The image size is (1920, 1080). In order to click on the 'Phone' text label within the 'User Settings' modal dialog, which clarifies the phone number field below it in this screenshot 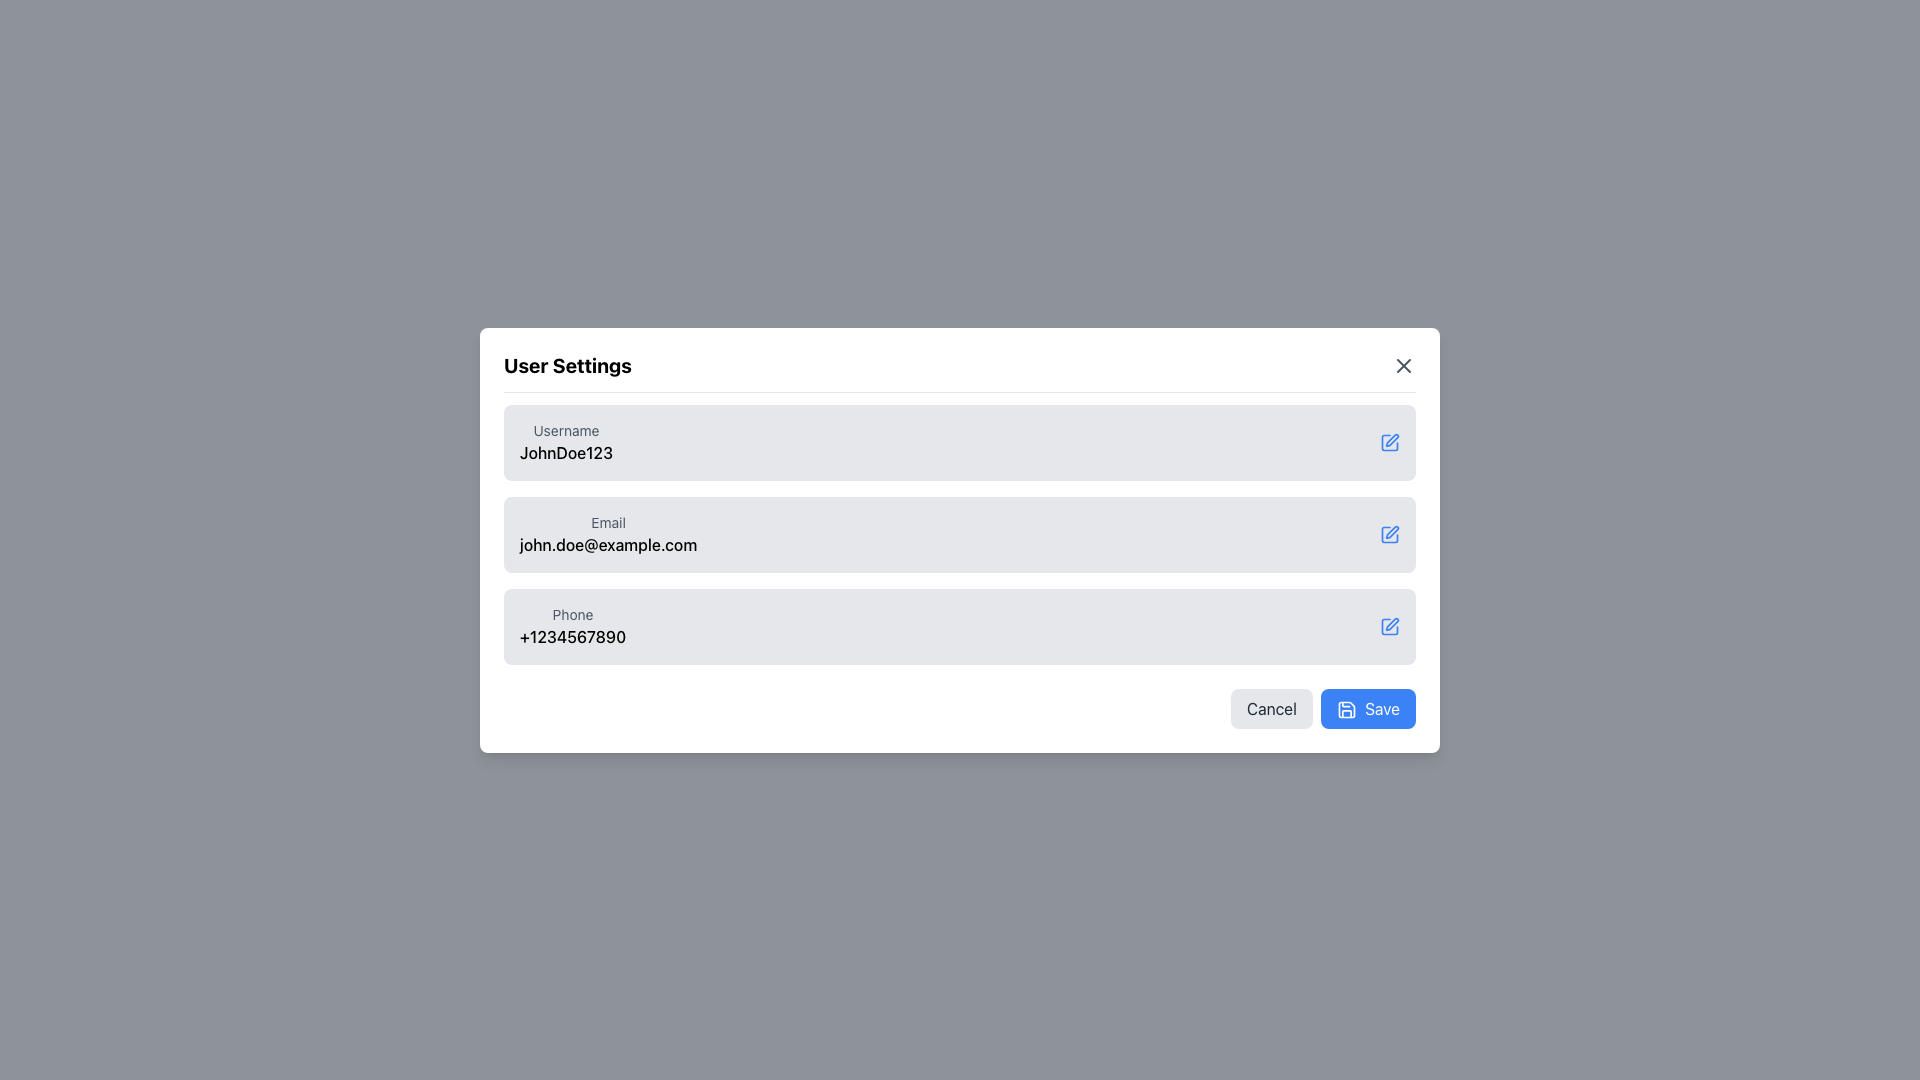, I will do `click(572, 613)`.